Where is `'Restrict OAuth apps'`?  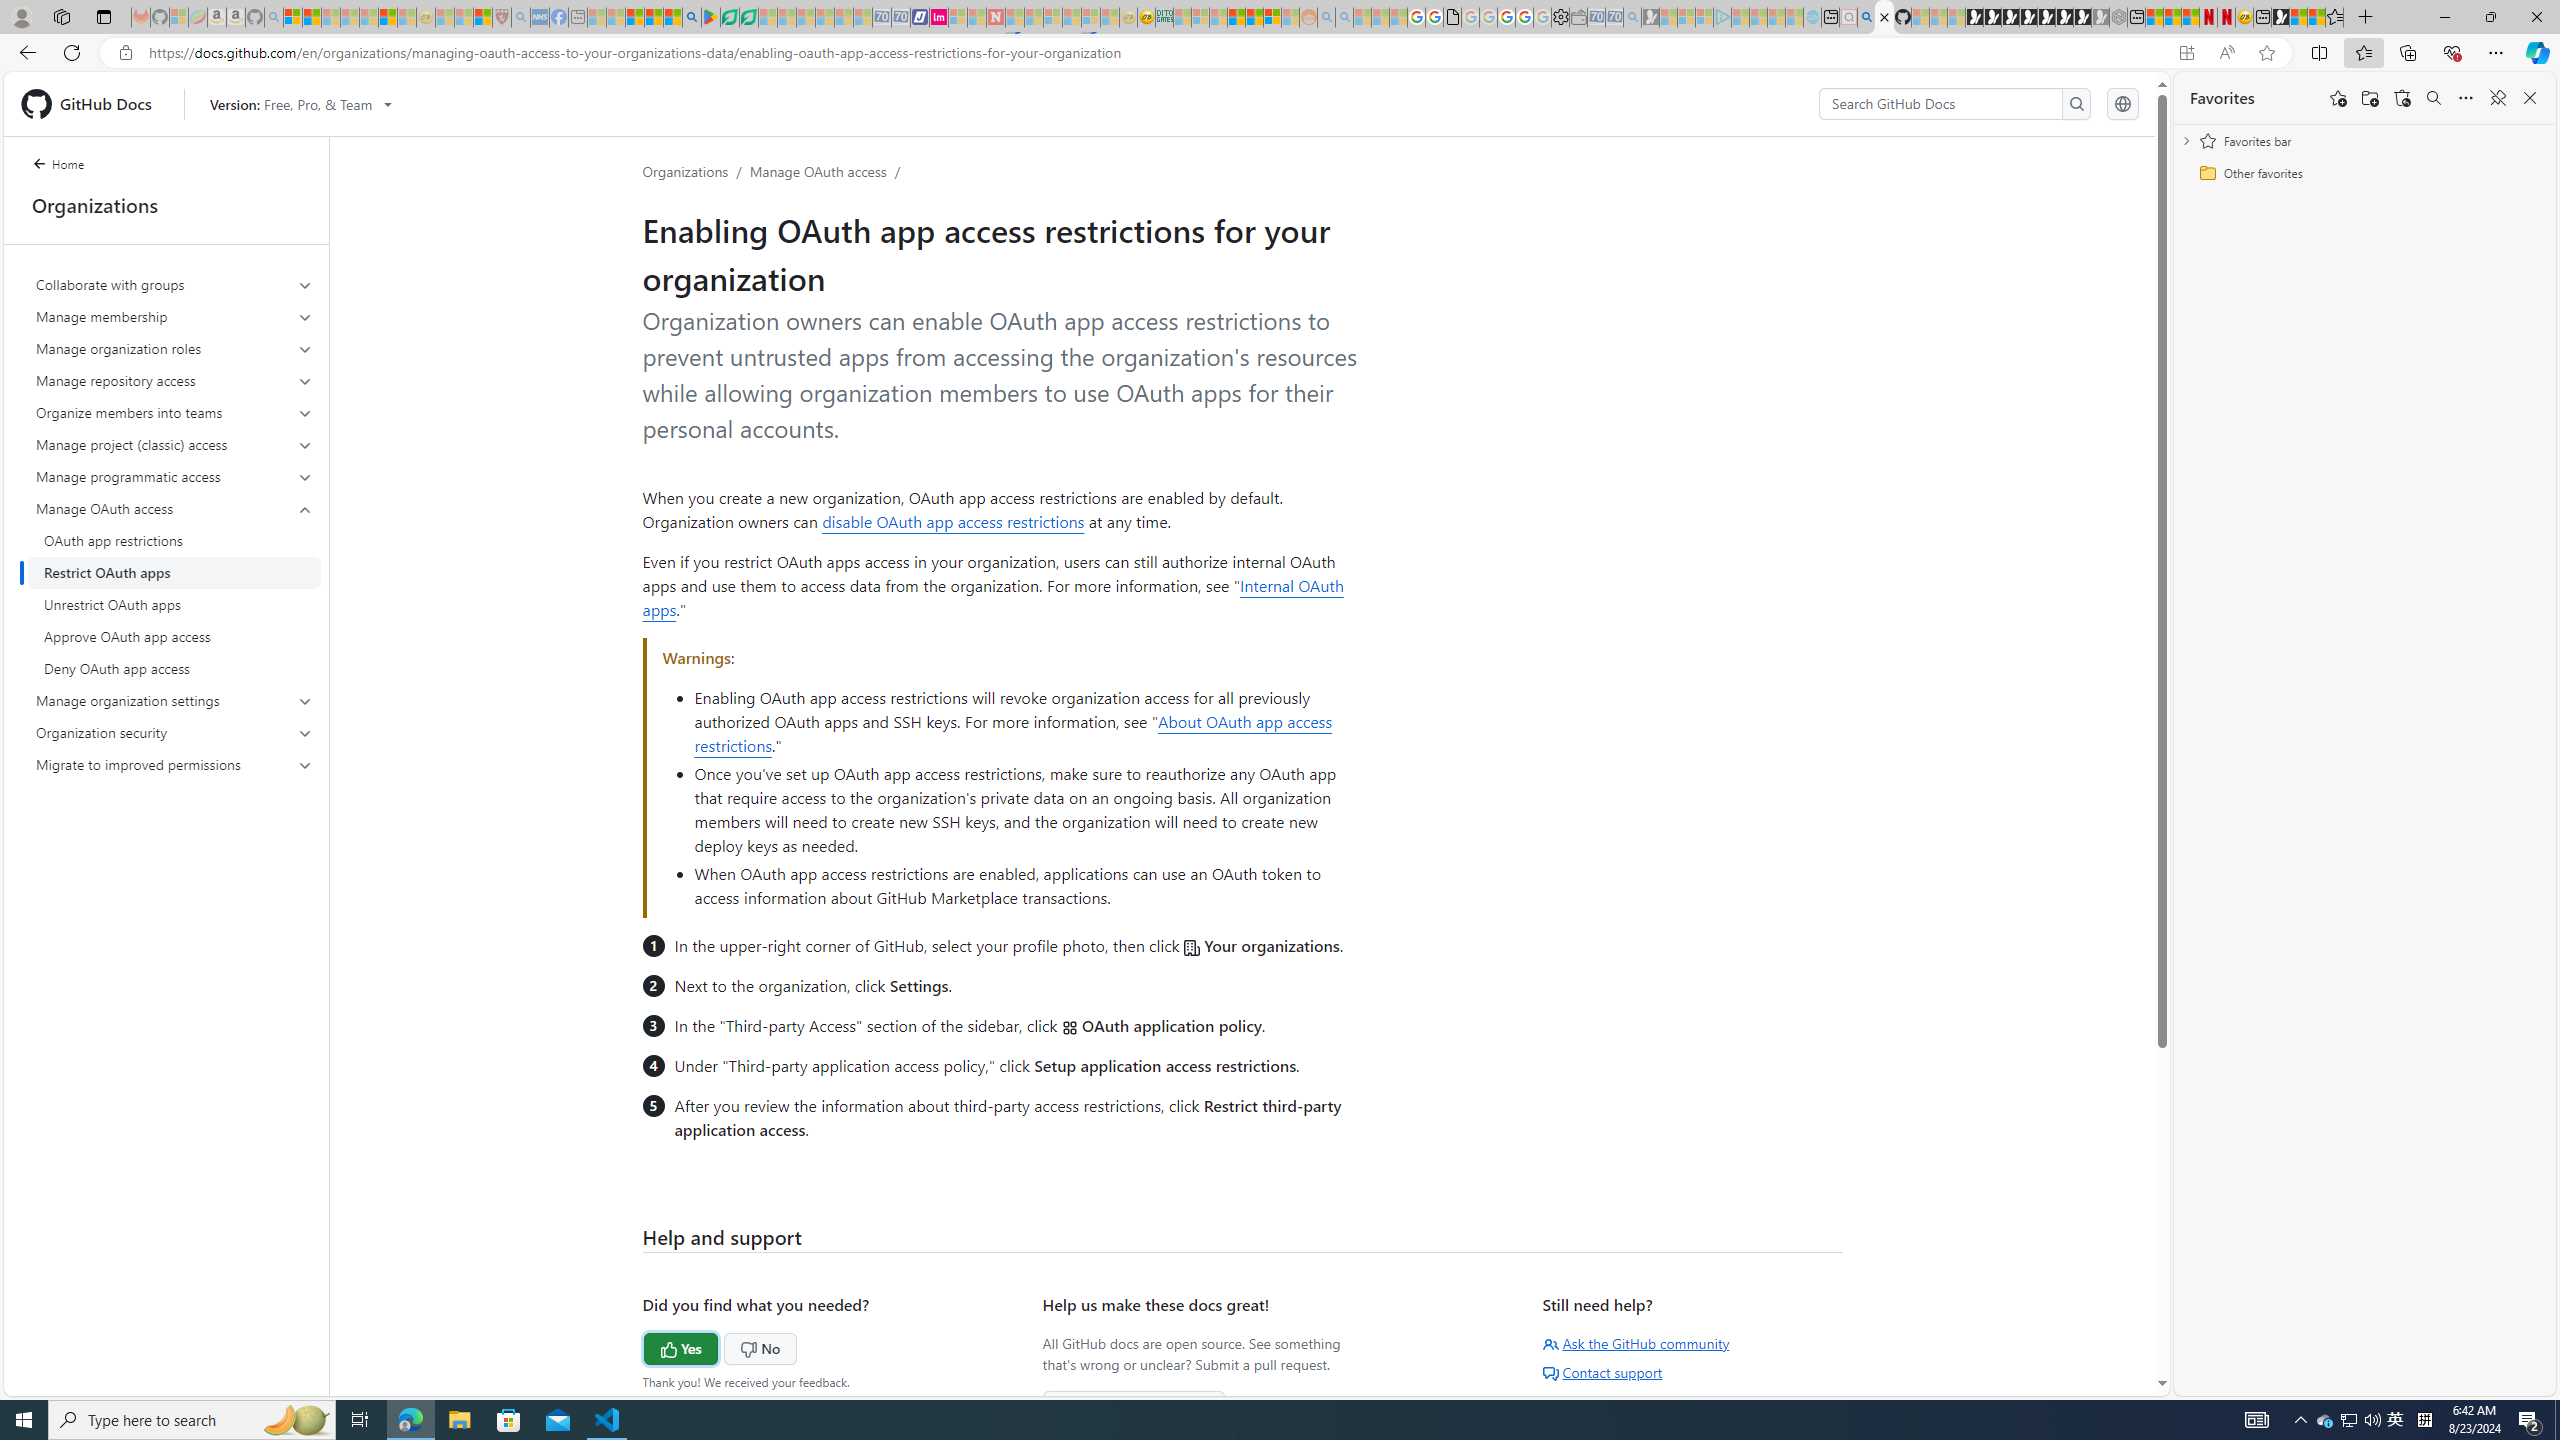 'Restrict OAuth apps' is located at coordinates (174, 572).